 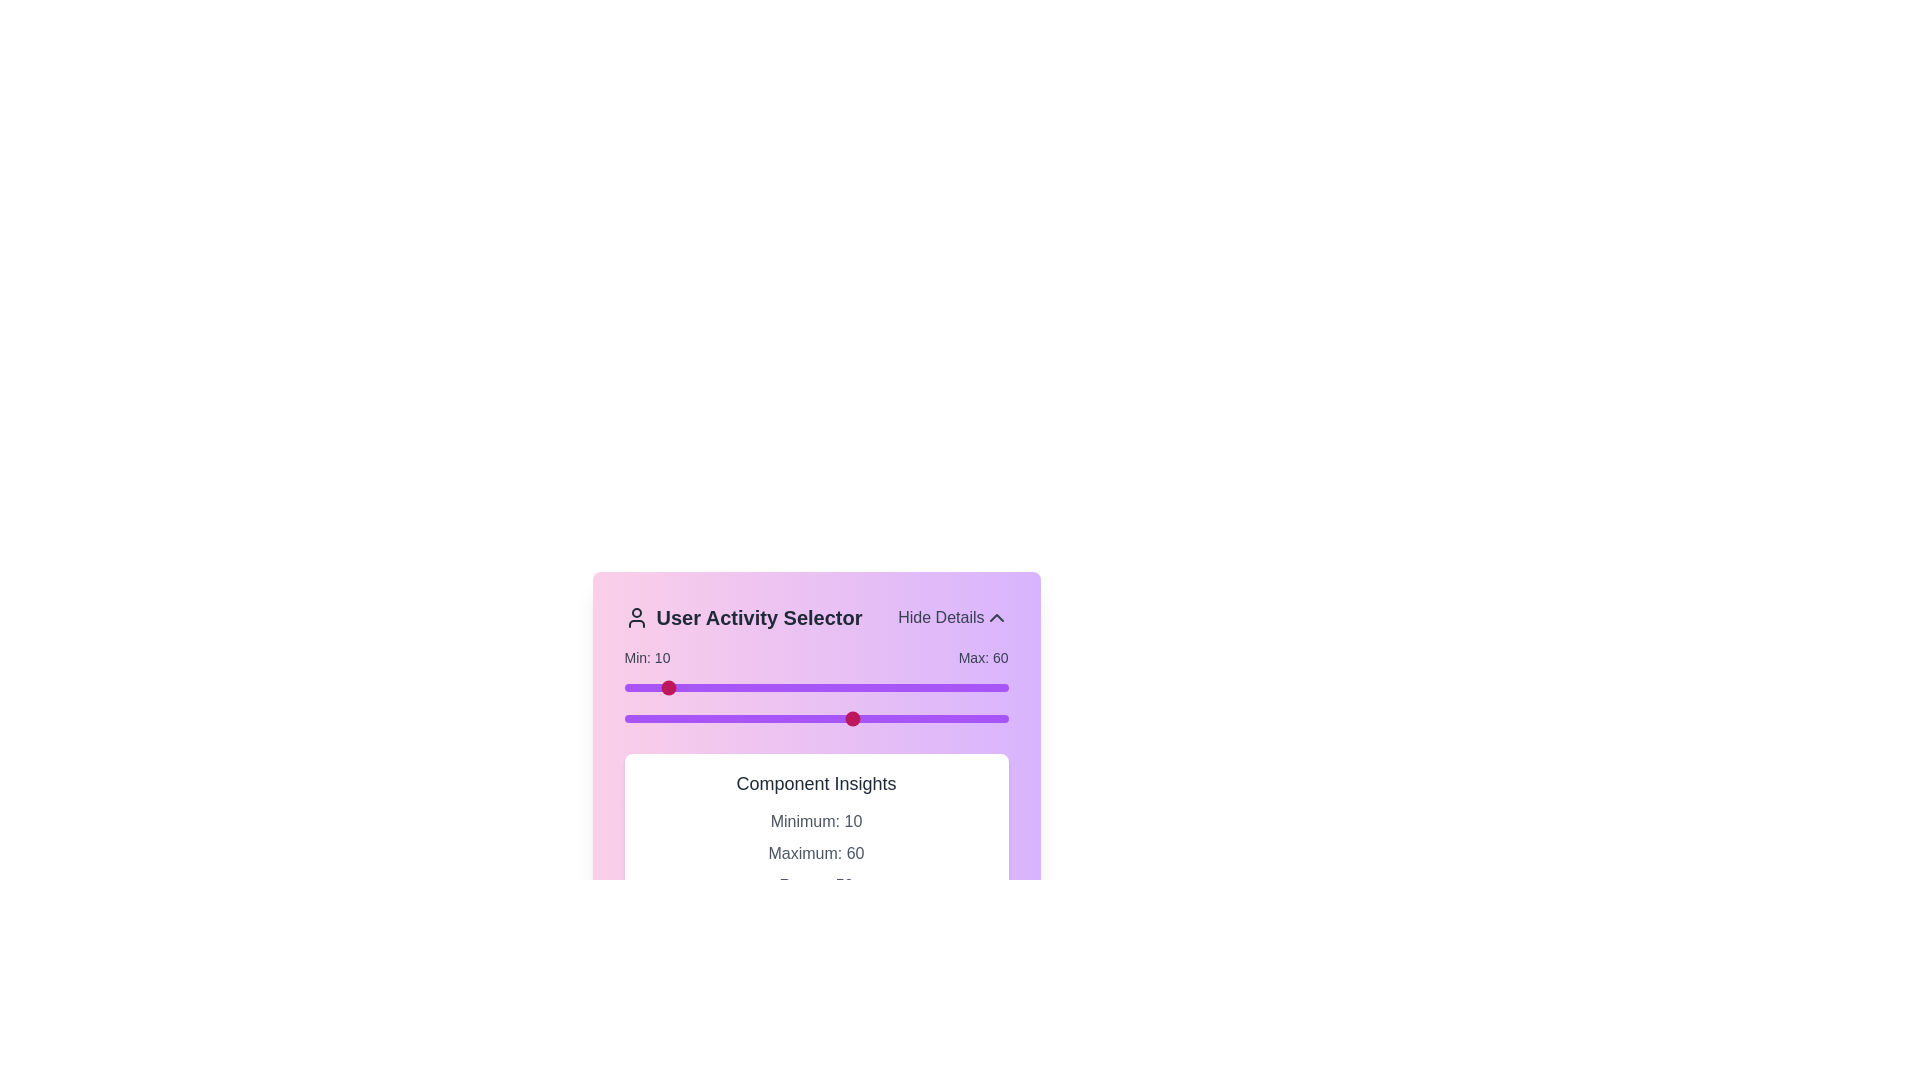 I want to click on the slider to set the range value to 92, so click(x=977, y=686).